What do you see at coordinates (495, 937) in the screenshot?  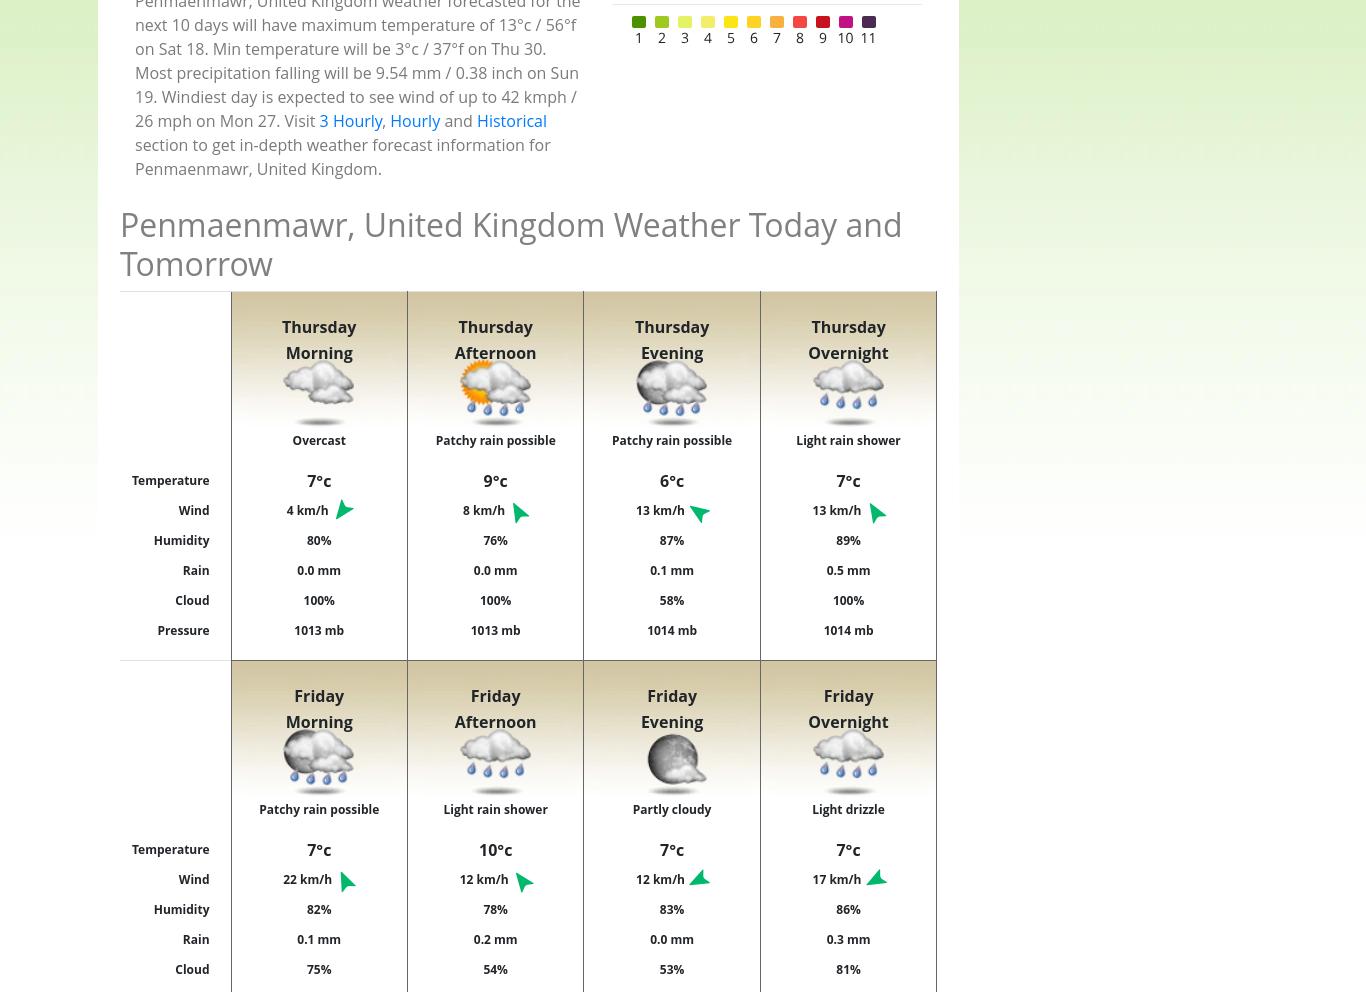 I see `'0.2 mm'` at bounding box center [495, 937].